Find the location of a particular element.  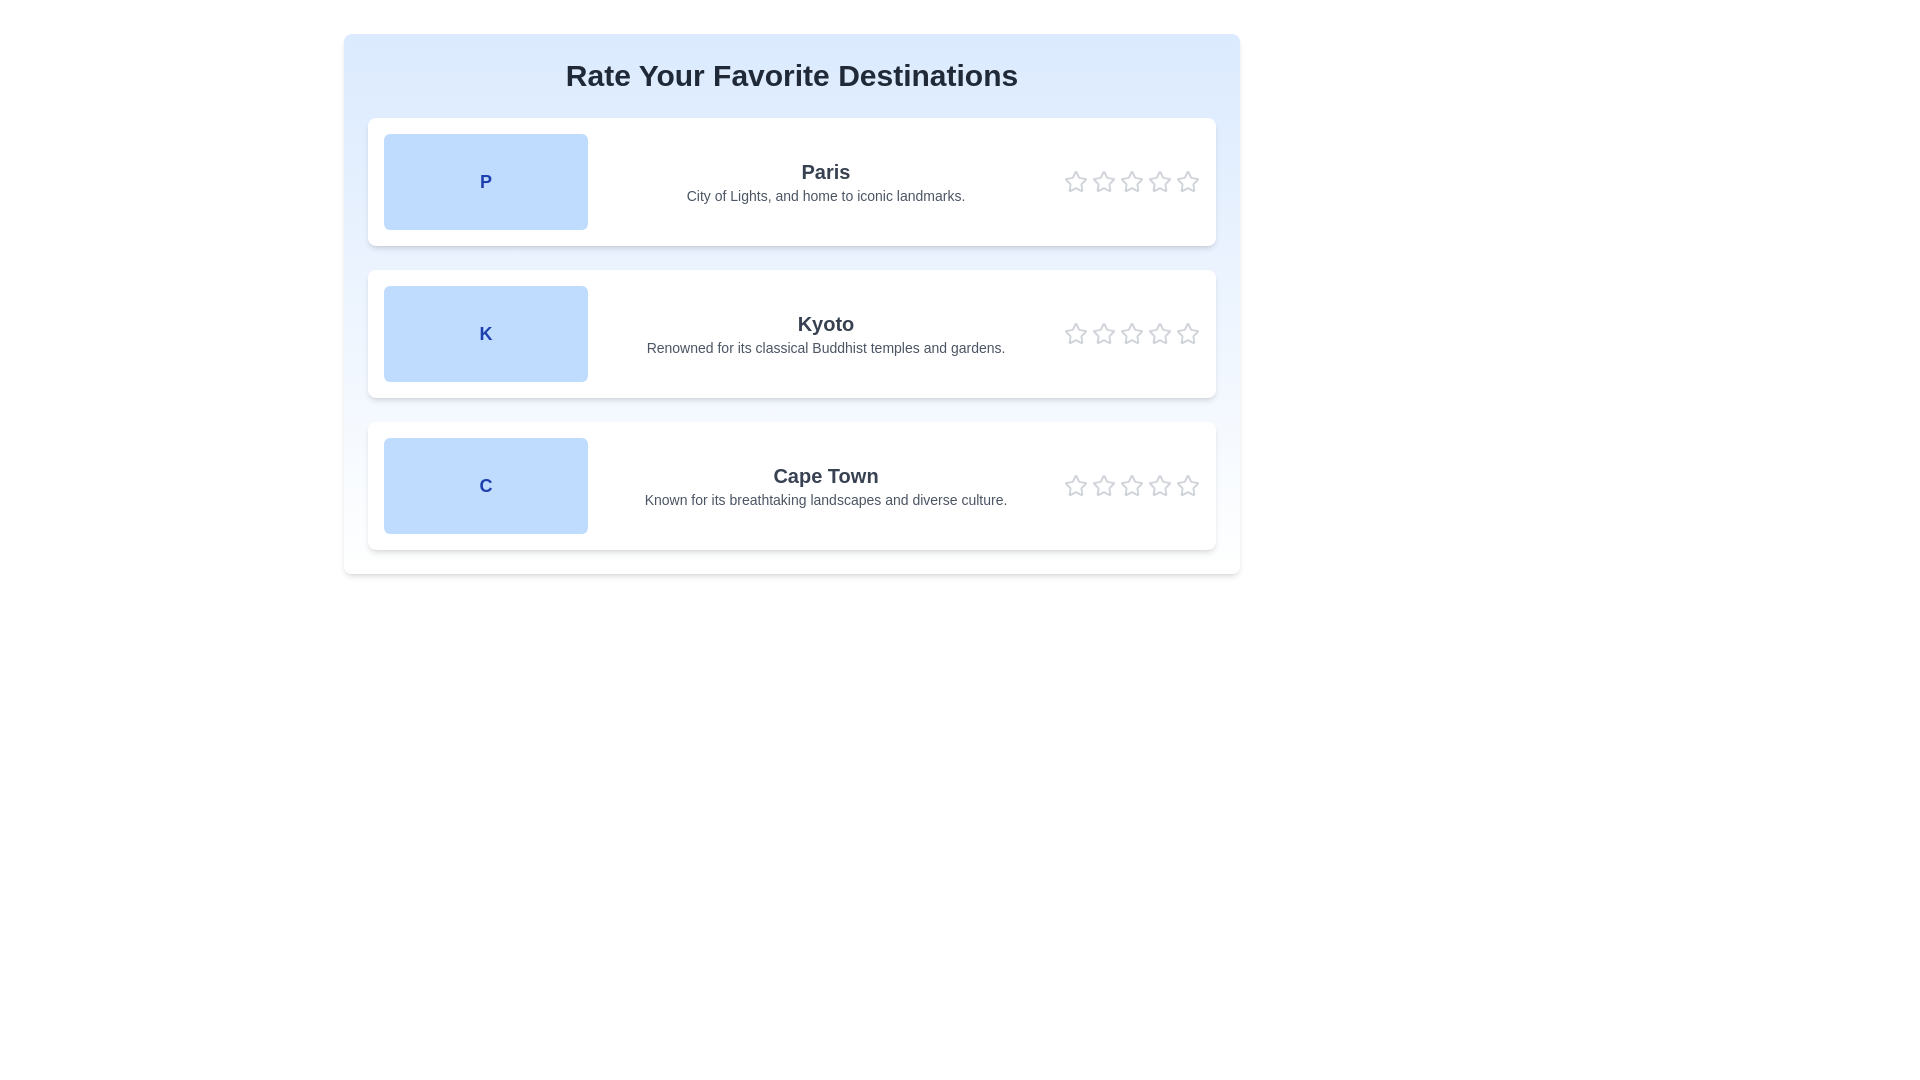

the fifth unfilled star icon in the rating system for the 'Cape Town' section to assign a rating is located at coordinates (1158, 485).